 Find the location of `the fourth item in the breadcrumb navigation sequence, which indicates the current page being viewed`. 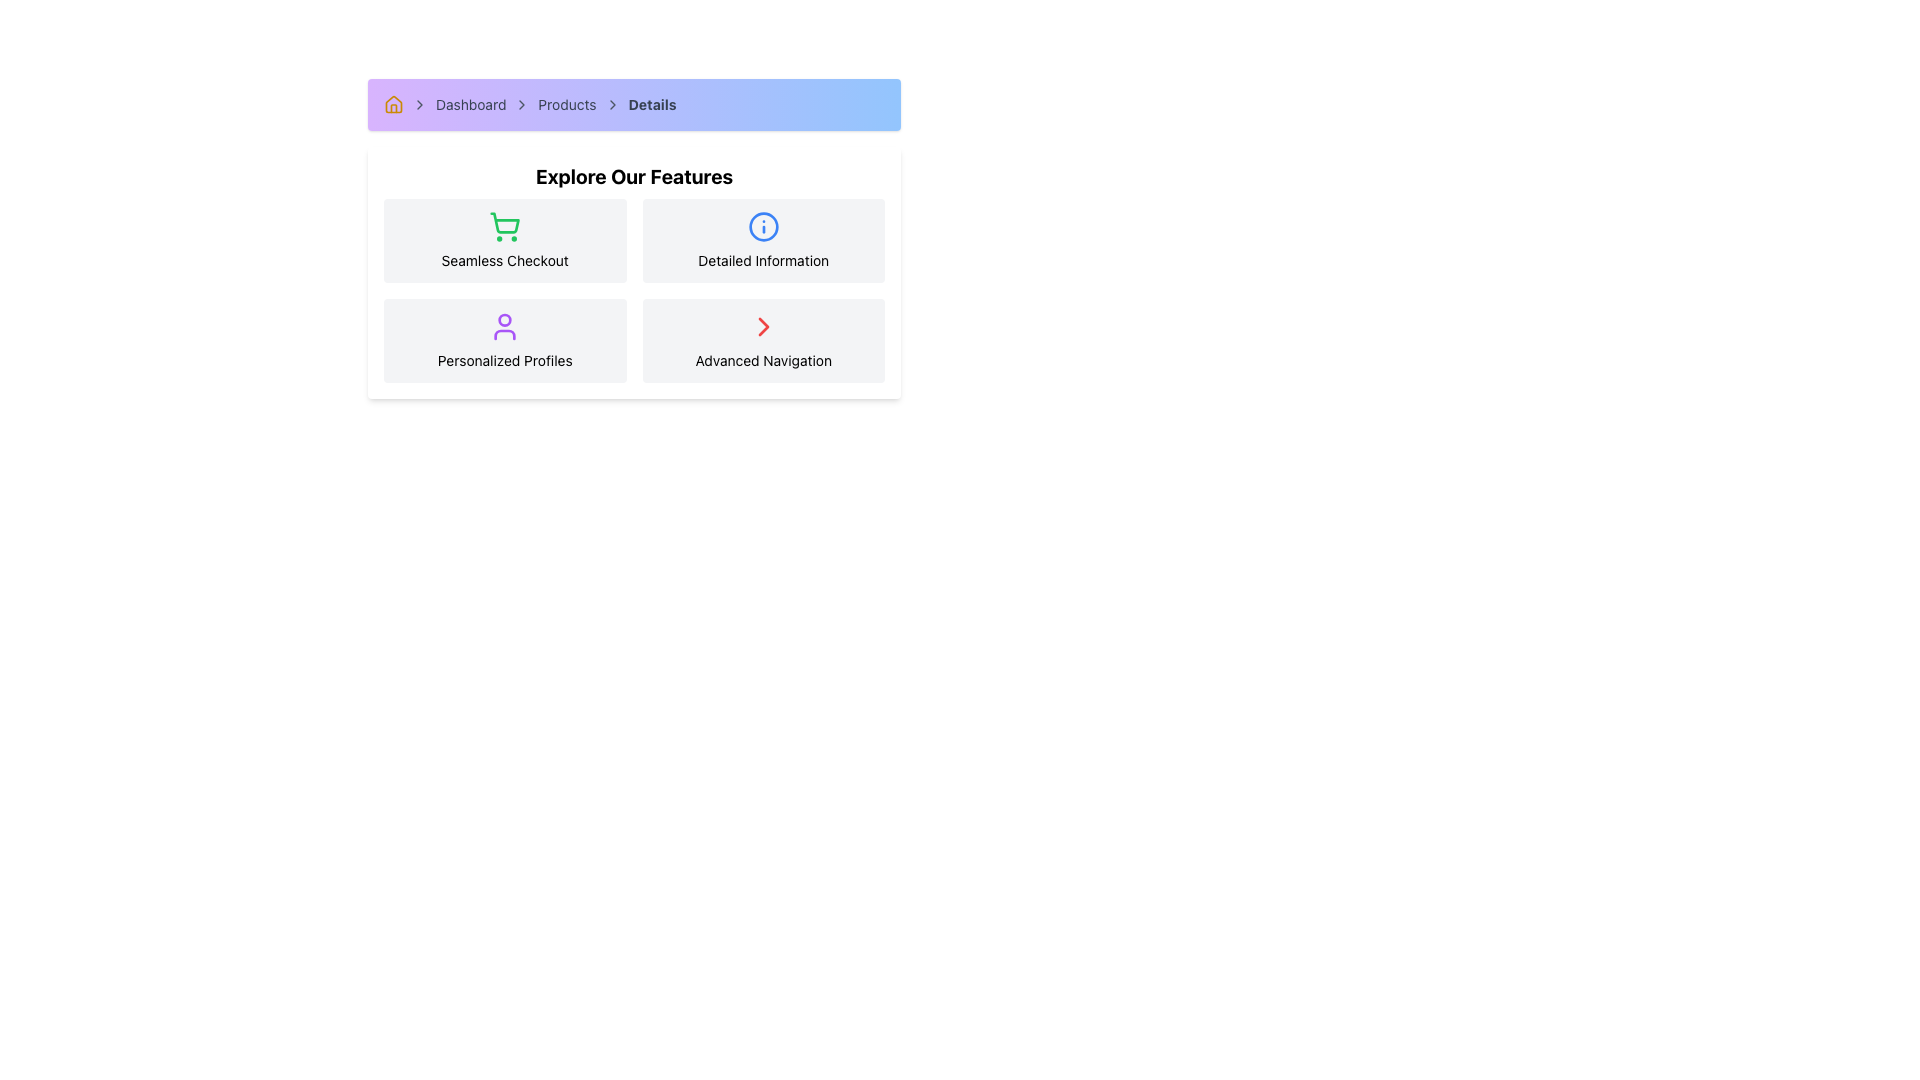

the fourth item in the breadcrumb navigation sequence, which indicates the current page being viewed is located at coordinates (652, 104).